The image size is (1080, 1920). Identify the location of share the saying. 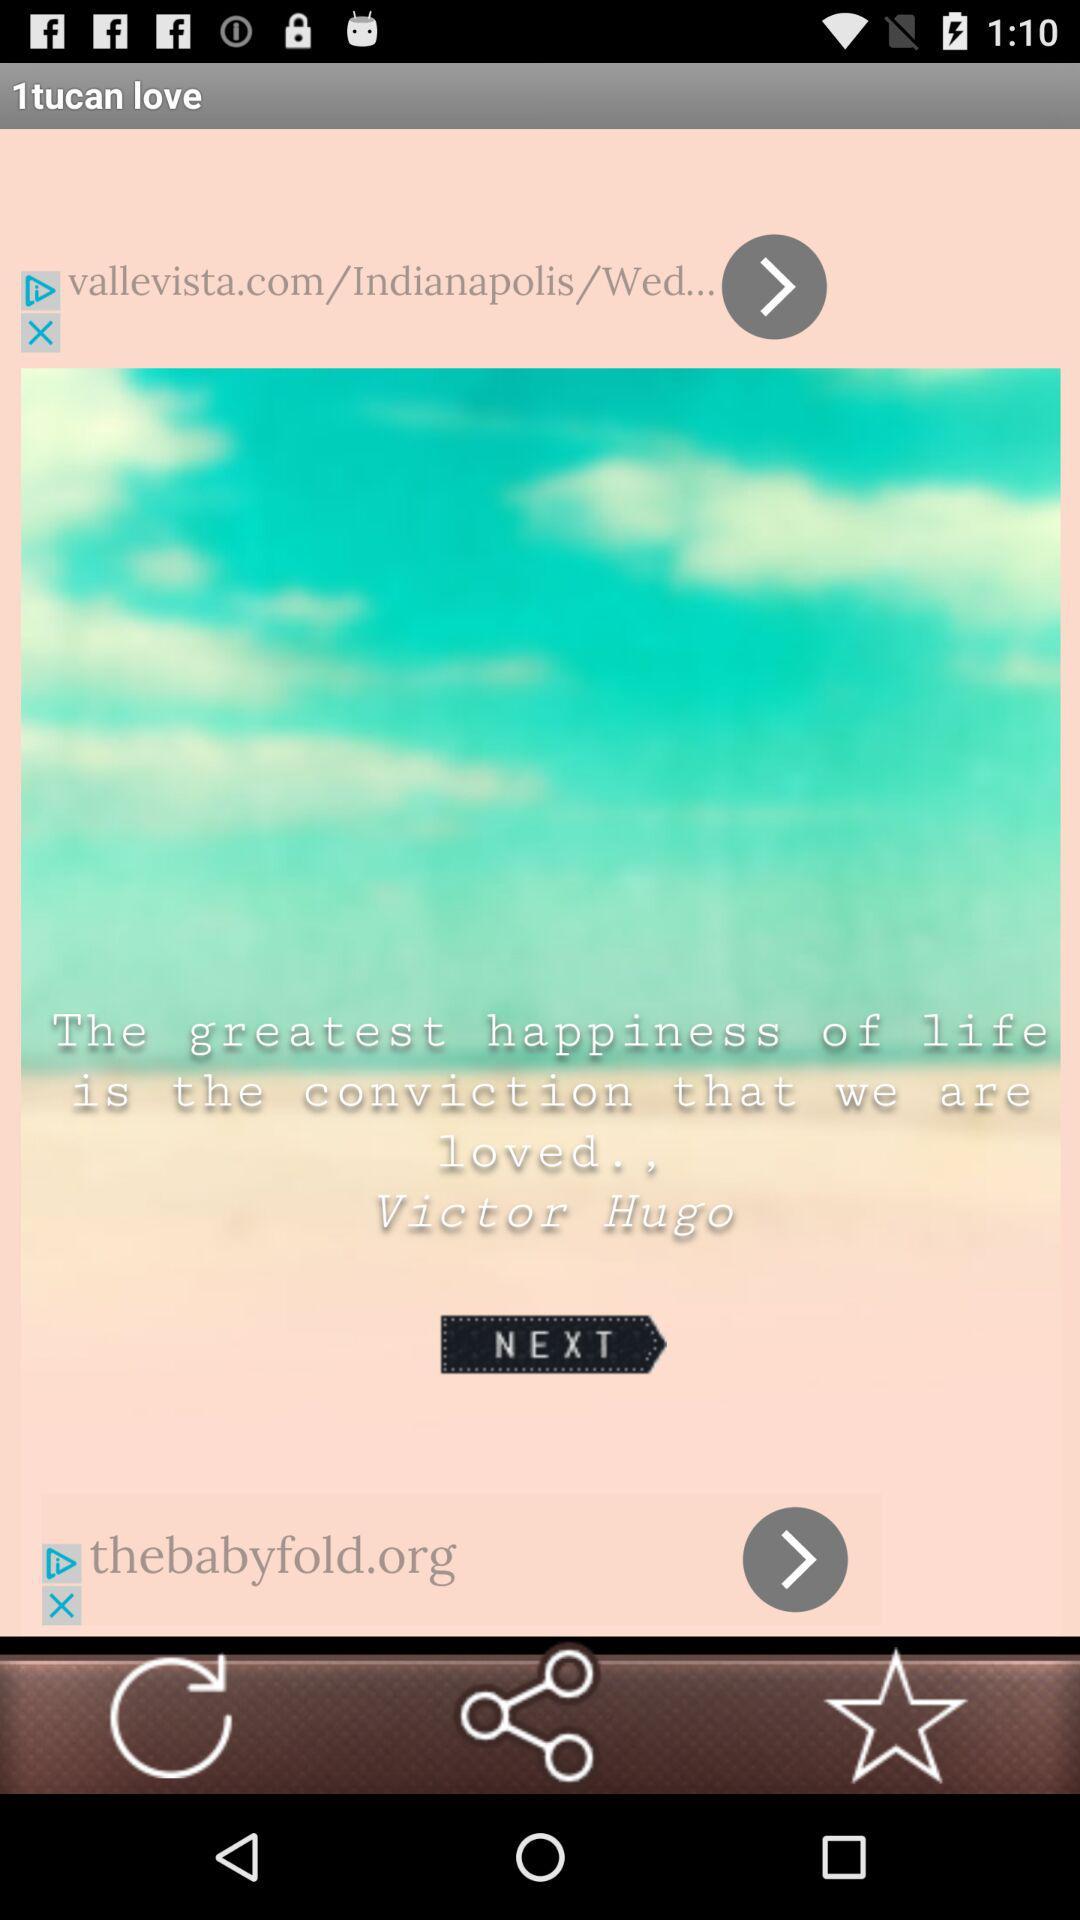
(525, 1714).